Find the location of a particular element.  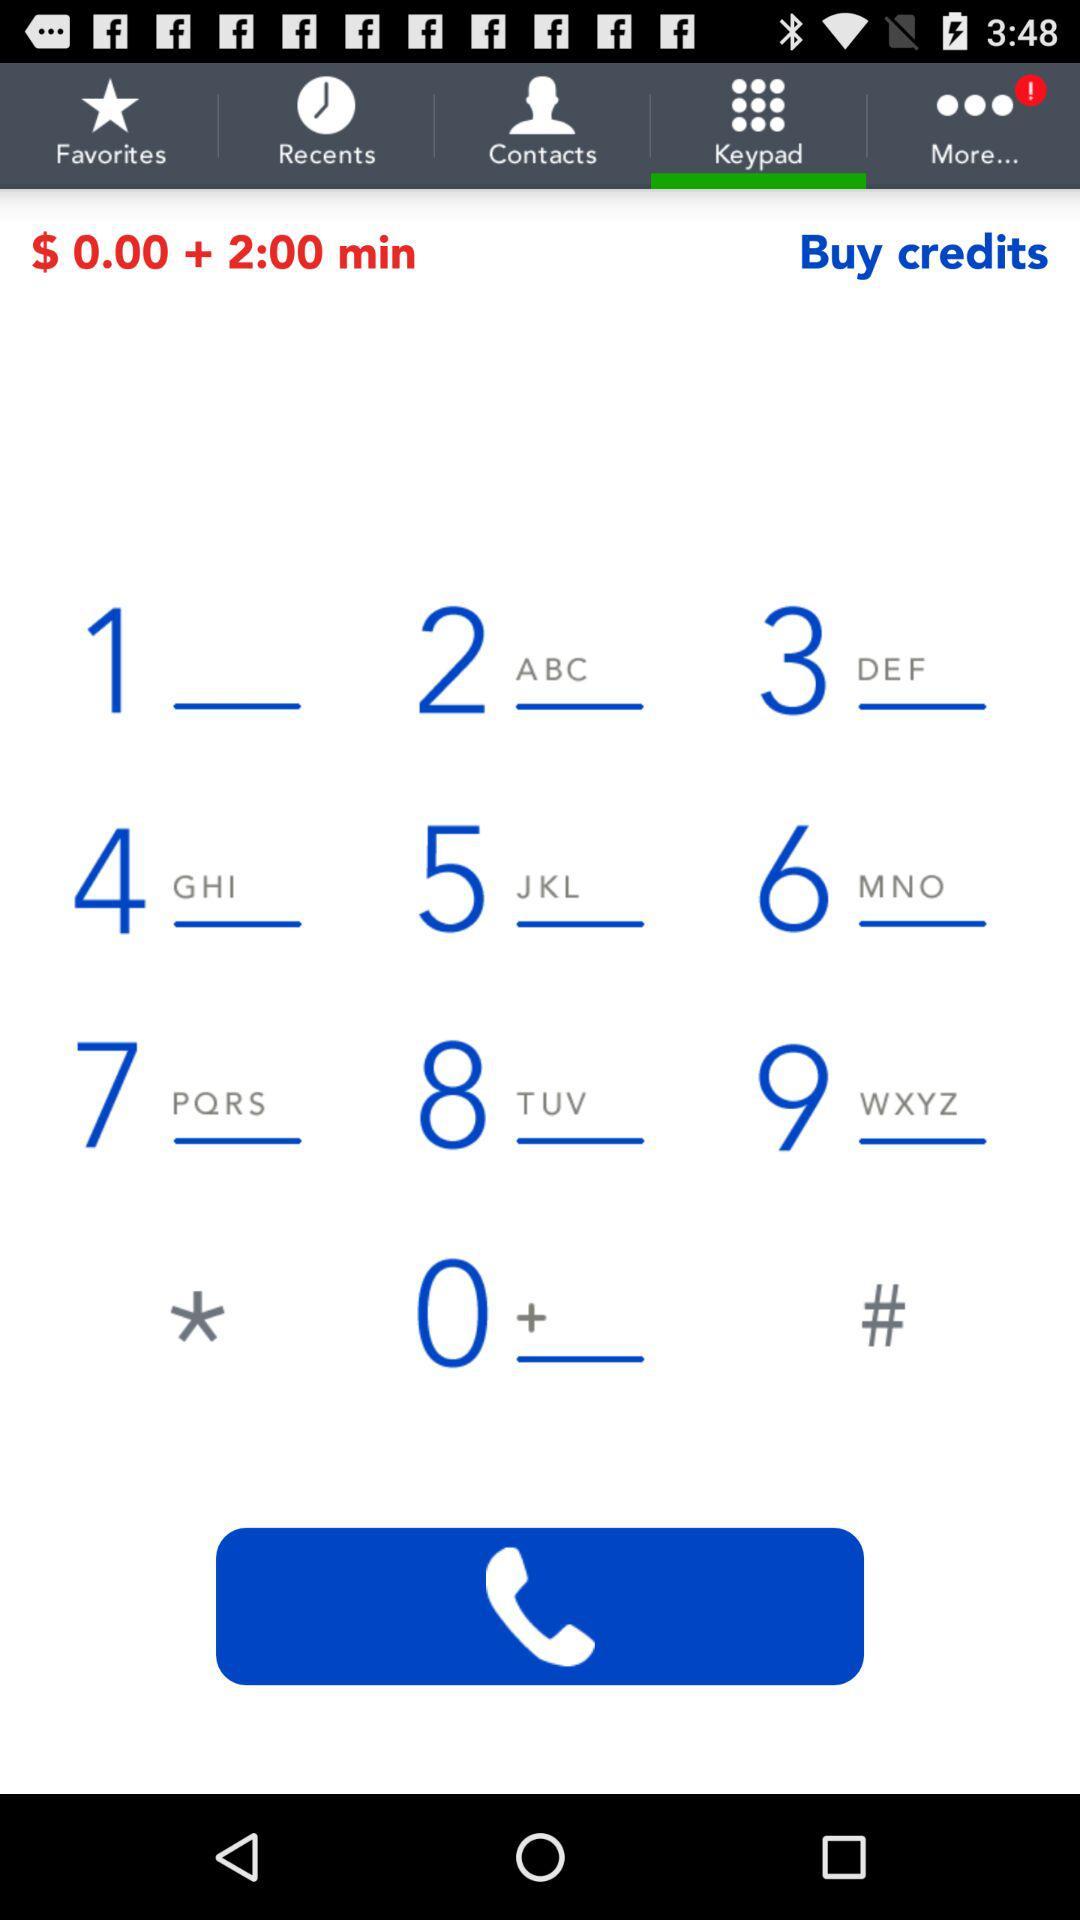

the icon next to the 0 00 2 item is located at coordinates (923, 251).